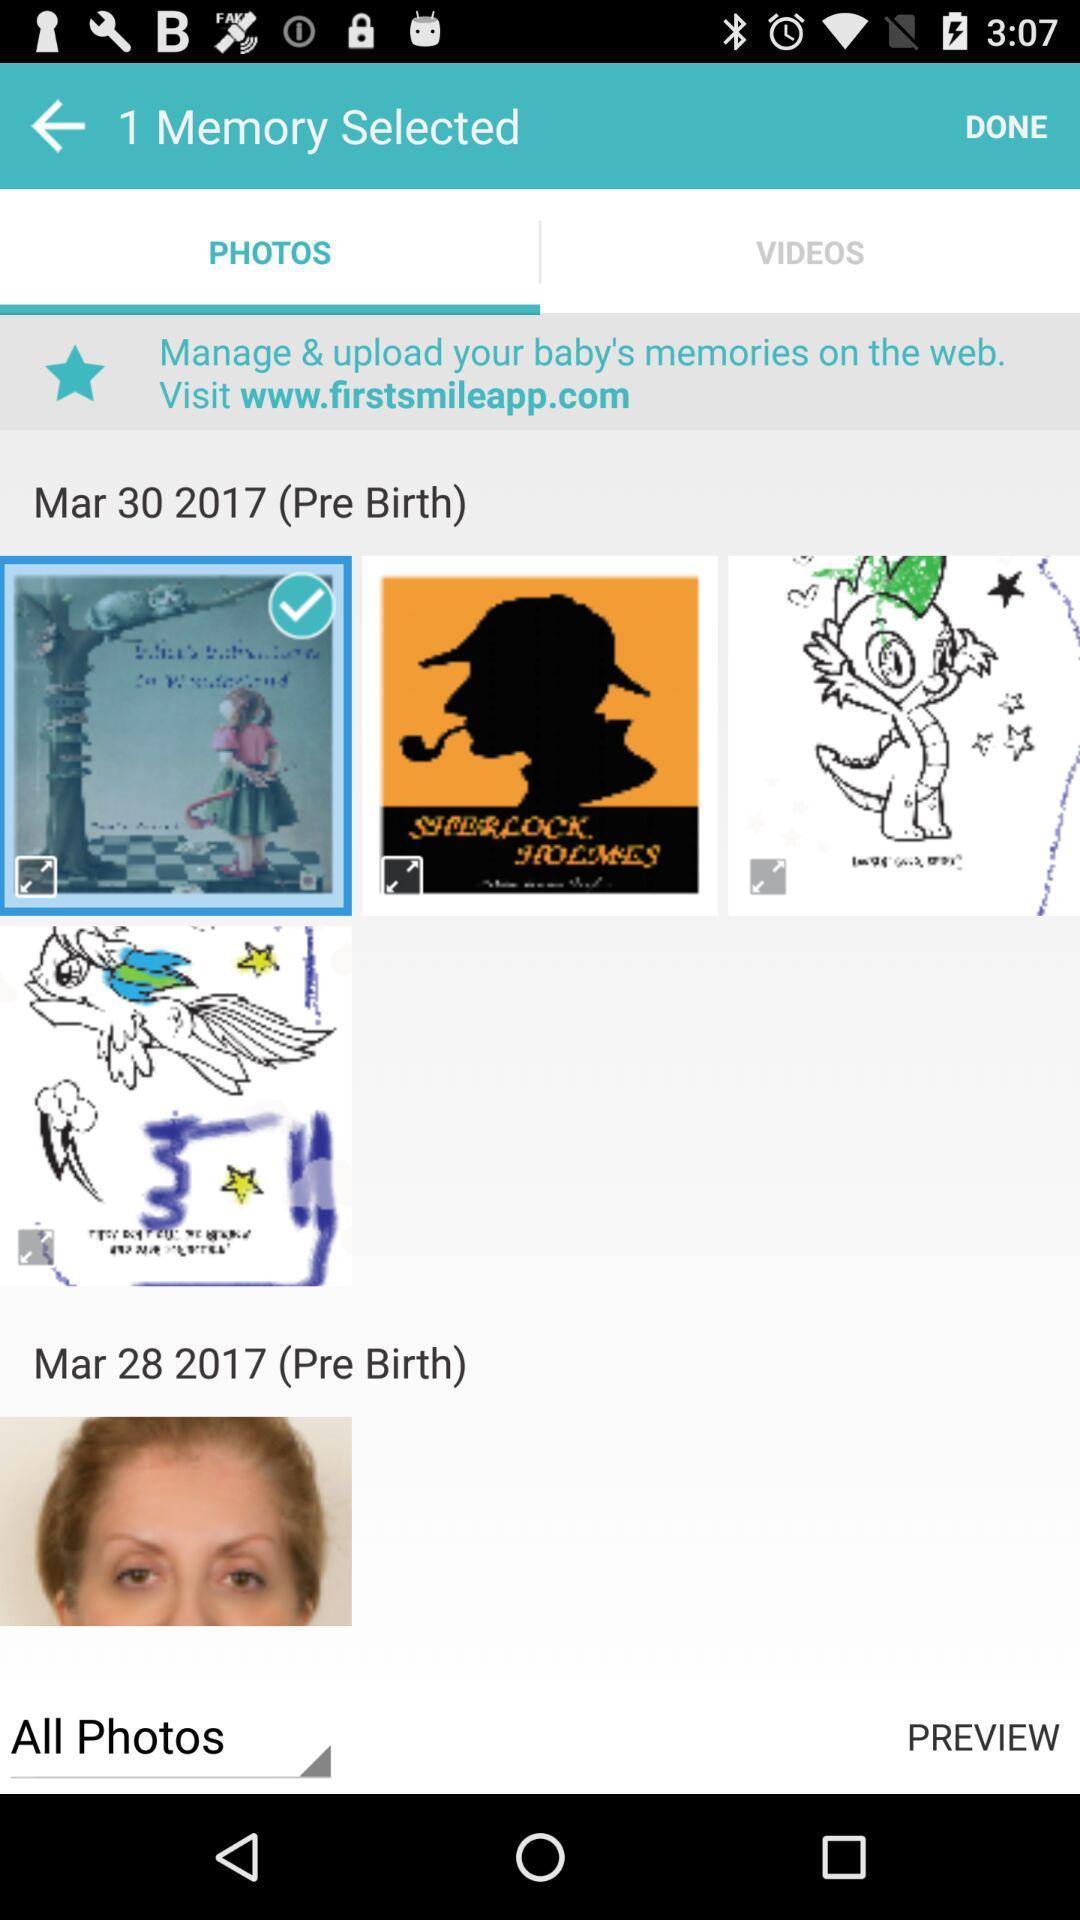  What do you see at coordinates (37, 876) in the screenshot?
I see `full size of the image` at bounding box center [37, 876].